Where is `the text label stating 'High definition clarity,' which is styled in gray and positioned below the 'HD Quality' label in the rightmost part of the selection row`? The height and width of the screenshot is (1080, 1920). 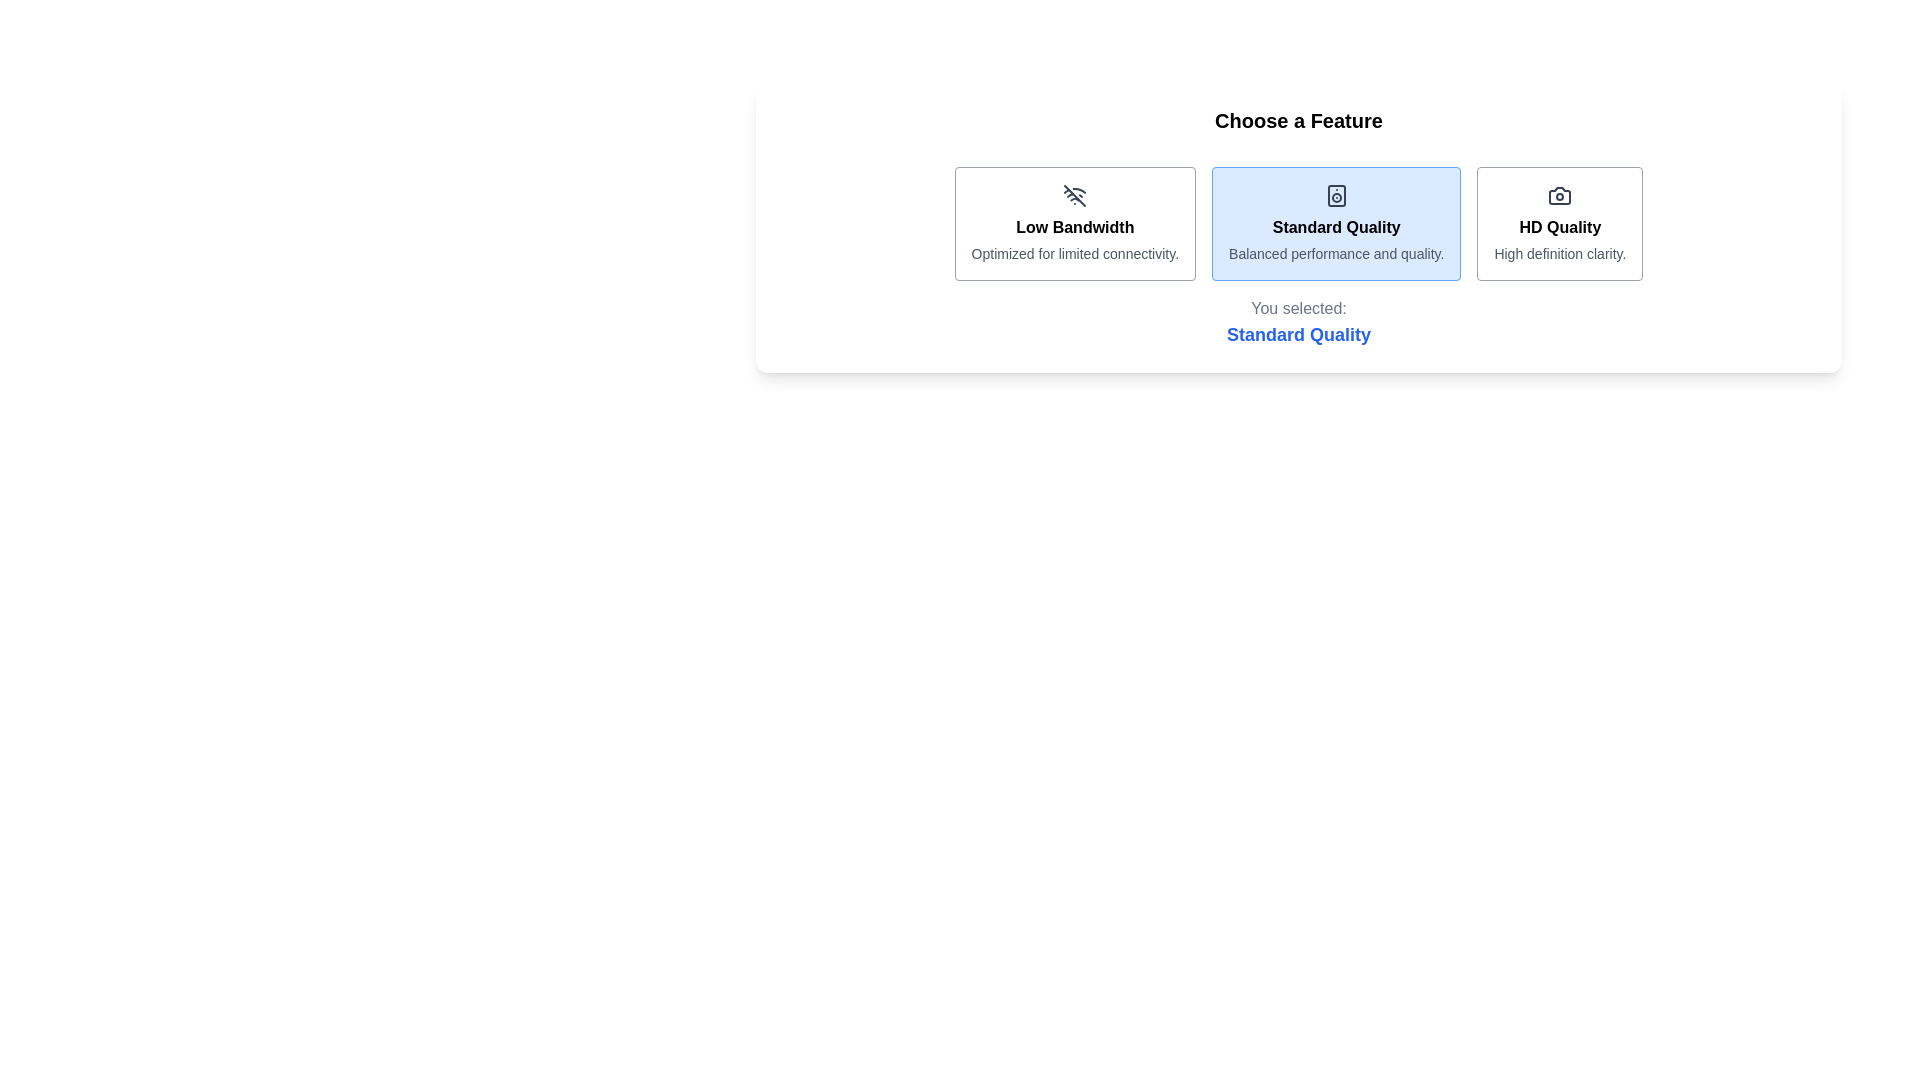
the text label stating 'High definition clarity,' which is styled in gray and positioned below the 'HD Quality' label in the rightmost part of the selection row is located at coordinates (1559, 253).